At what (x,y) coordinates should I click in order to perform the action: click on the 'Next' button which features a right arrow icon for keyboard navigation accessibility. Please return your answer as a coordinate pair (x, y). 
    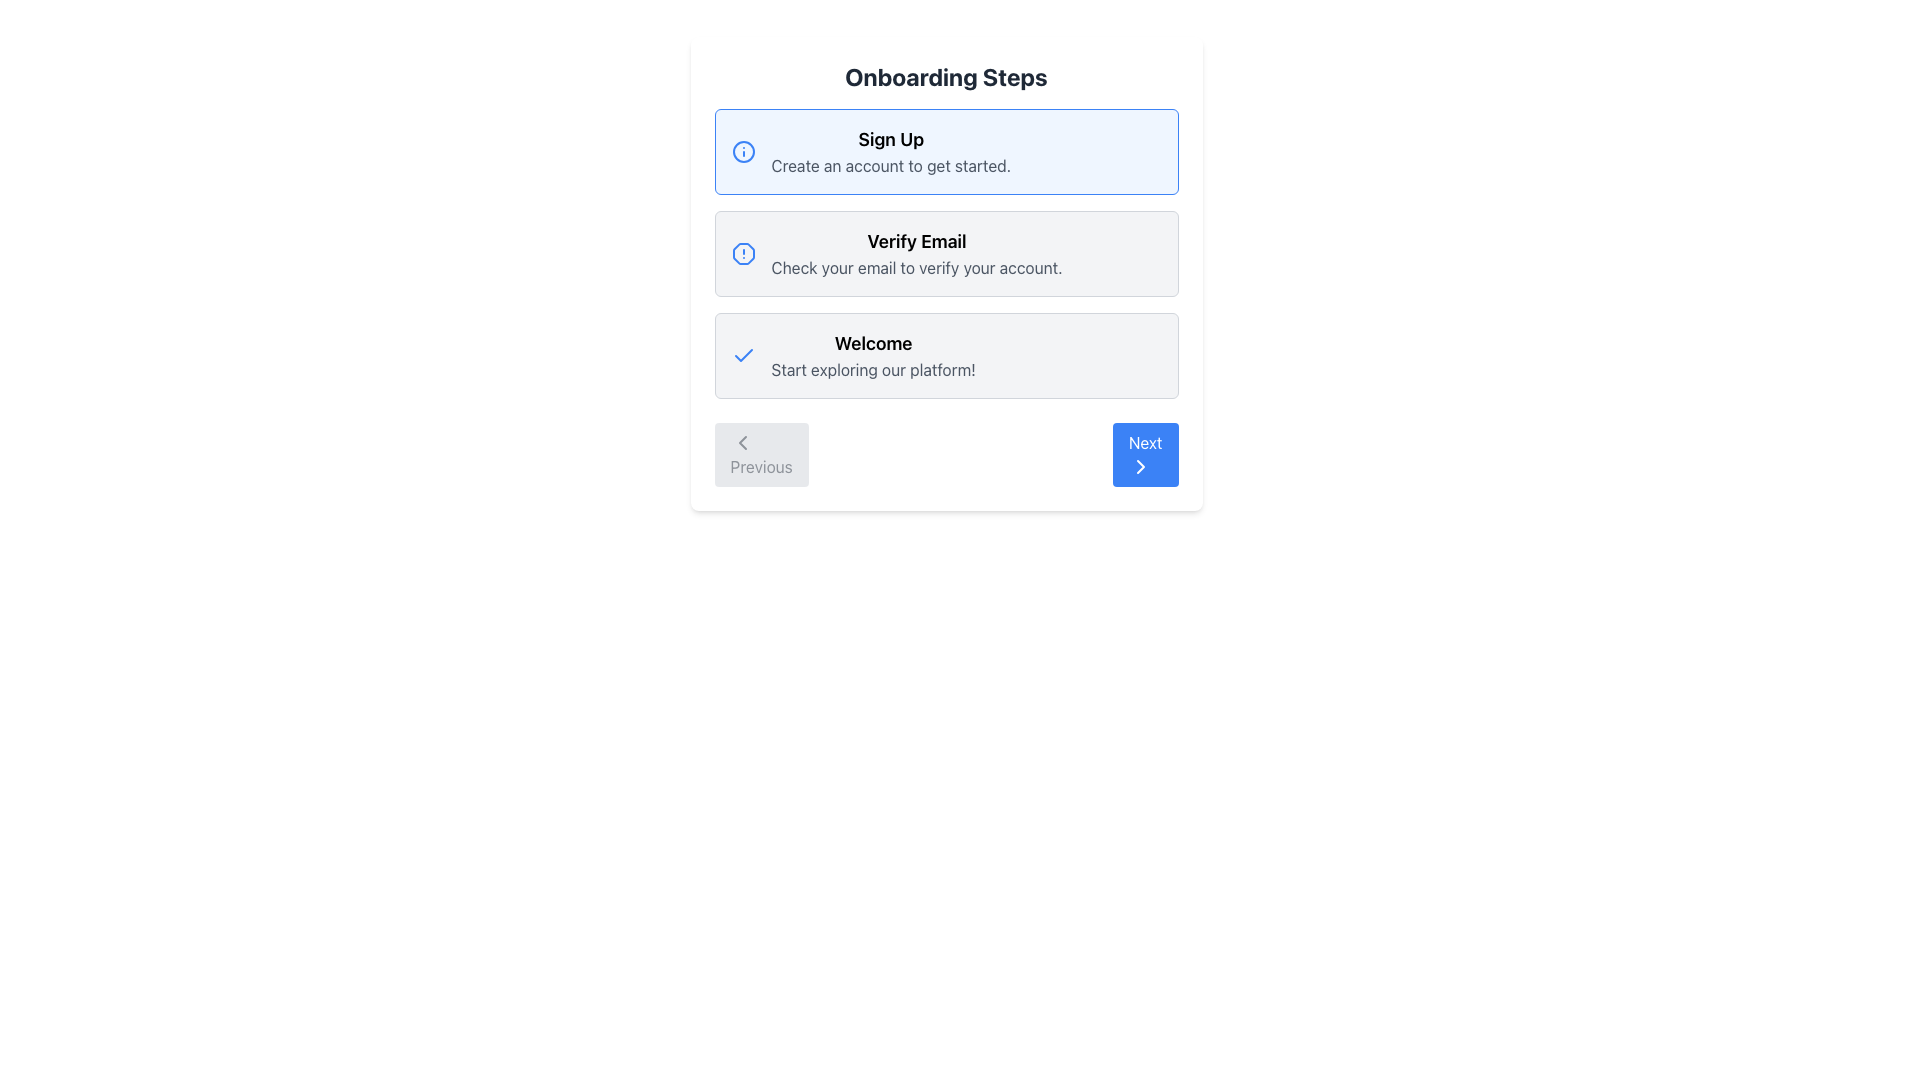
    Looking at the image, I should click on (1140, 466).